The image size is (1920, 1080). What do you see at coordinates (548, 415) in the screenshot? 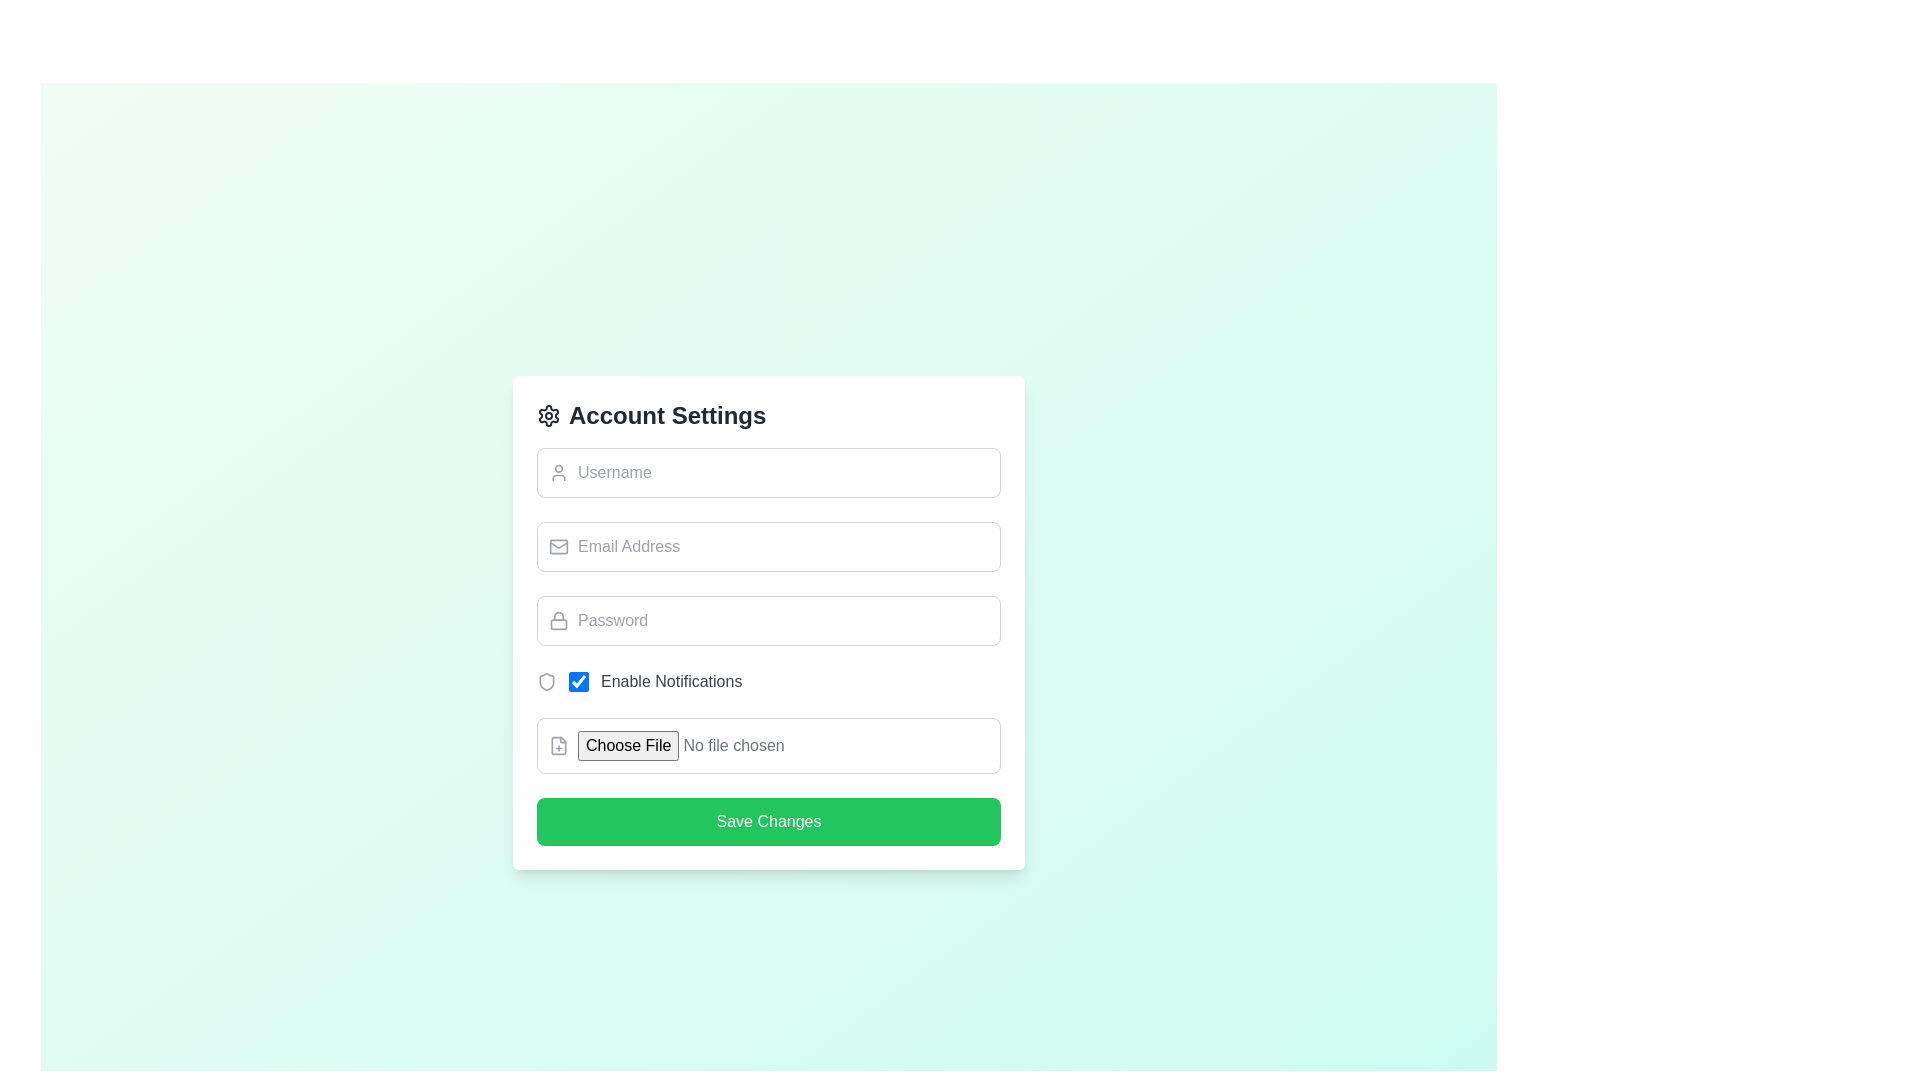
I see `settings icon located in the Account Settings panel, which is the first element in the heading section and visually aligned with the text 'Account Settings'` at bounding box center [548, 415].